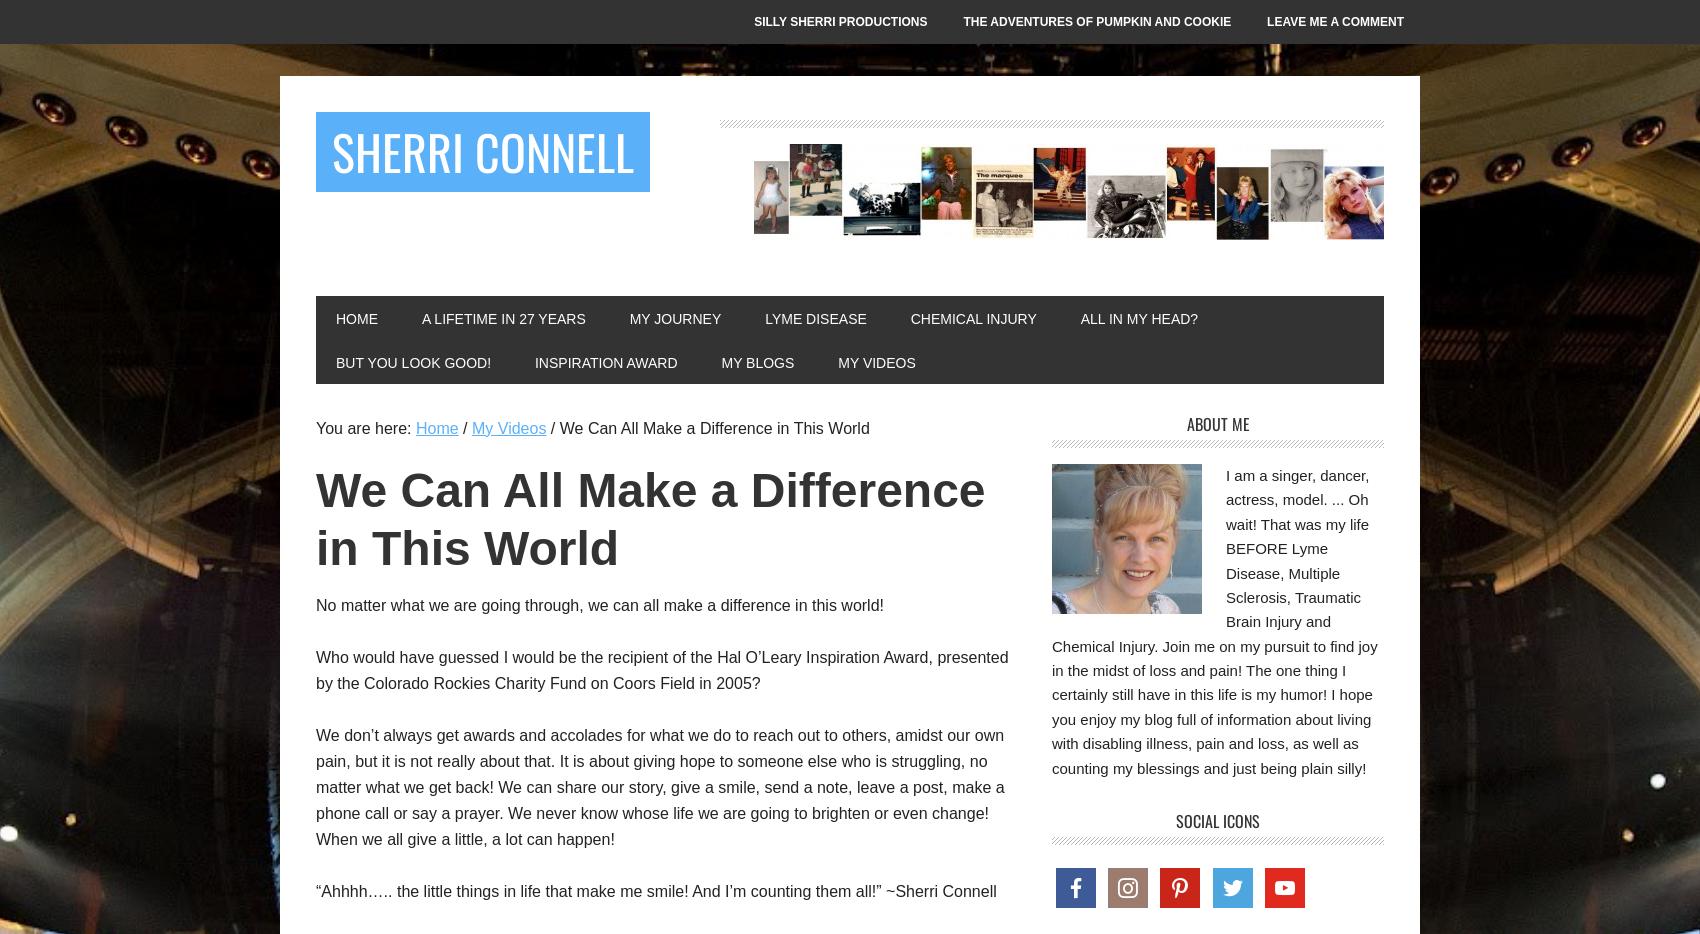 The width and height of the screenshot is (1700, 934). Describe the element at coordinates (1080, 317) in the screenshot. I see `'All in My Head?'` at that location.